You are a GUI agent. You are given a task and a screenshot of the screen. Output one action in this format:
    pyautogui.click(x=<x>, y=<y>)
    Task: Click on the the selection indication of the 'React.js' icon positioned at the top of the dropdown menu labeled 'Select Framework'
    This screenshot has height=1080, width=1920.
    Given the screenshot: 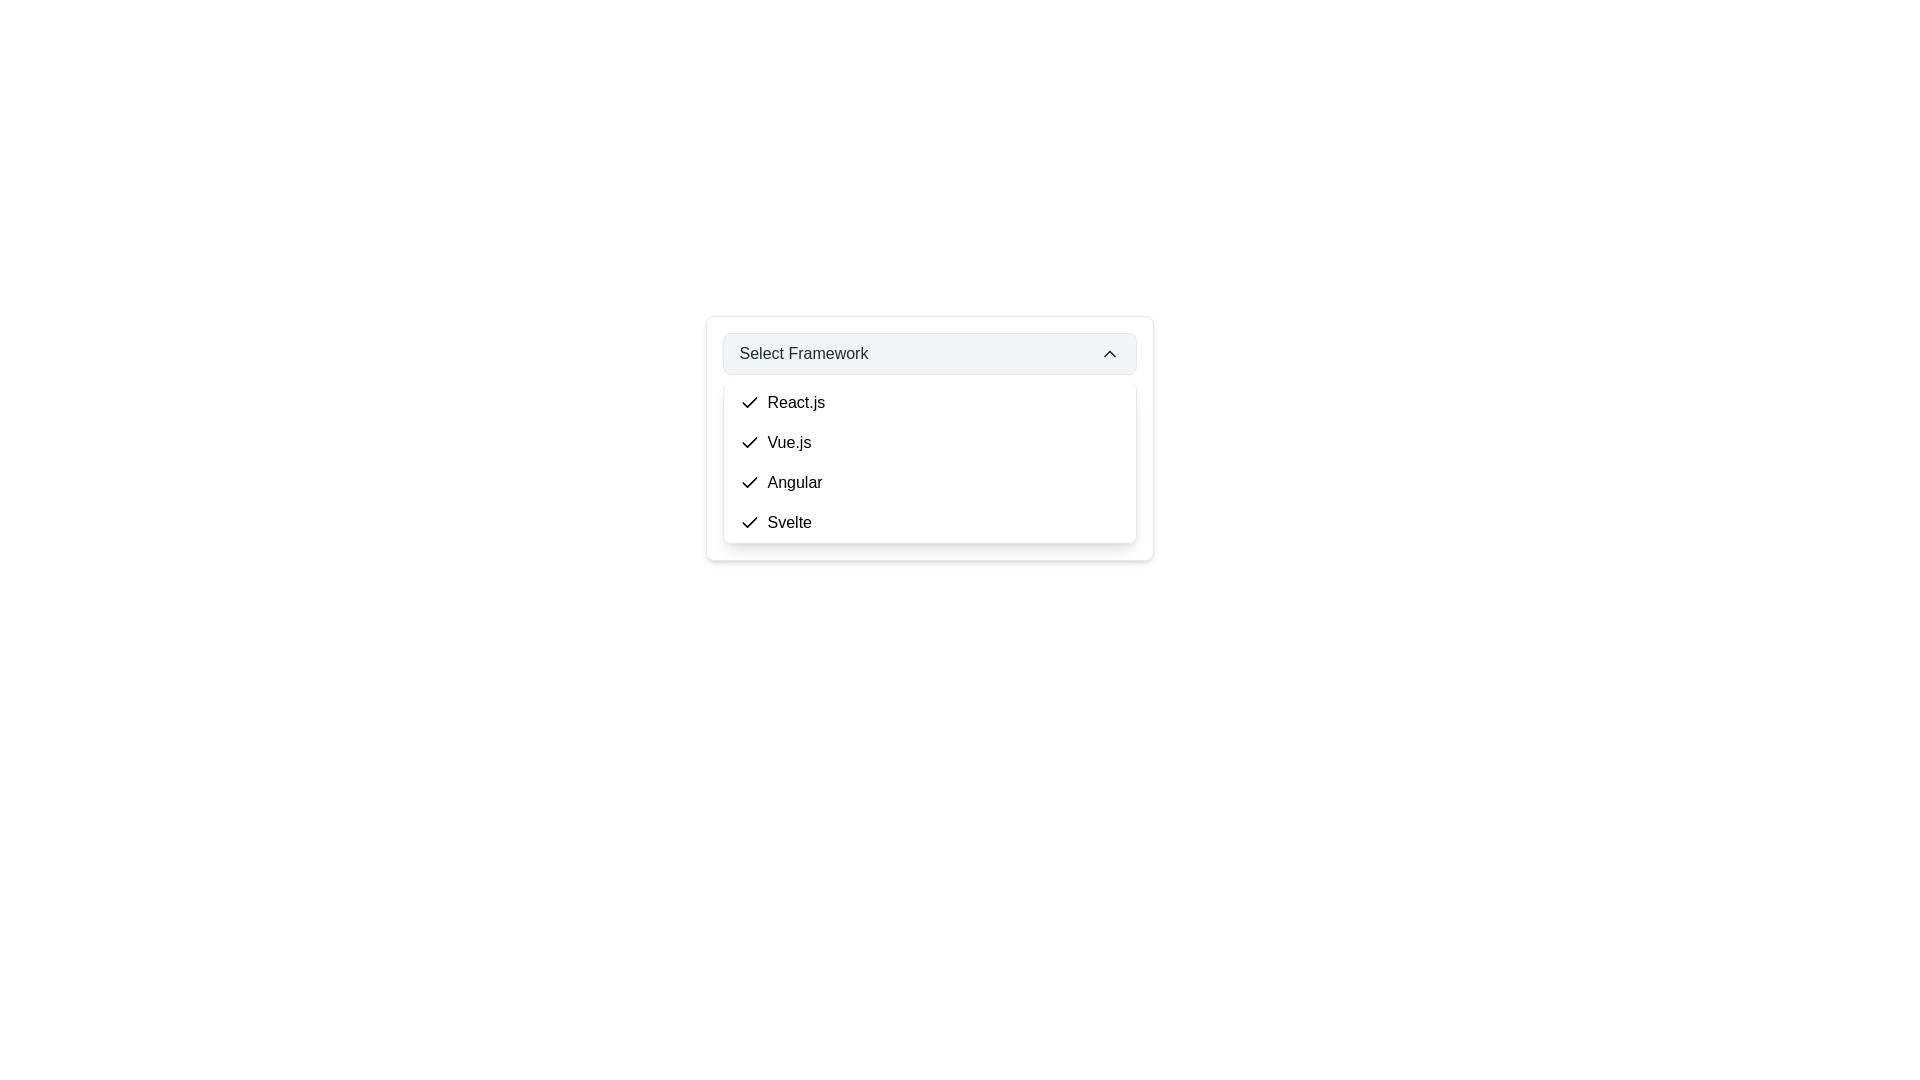 What is the action you would take?
    pyautogui.click(x=748, y=402)
    